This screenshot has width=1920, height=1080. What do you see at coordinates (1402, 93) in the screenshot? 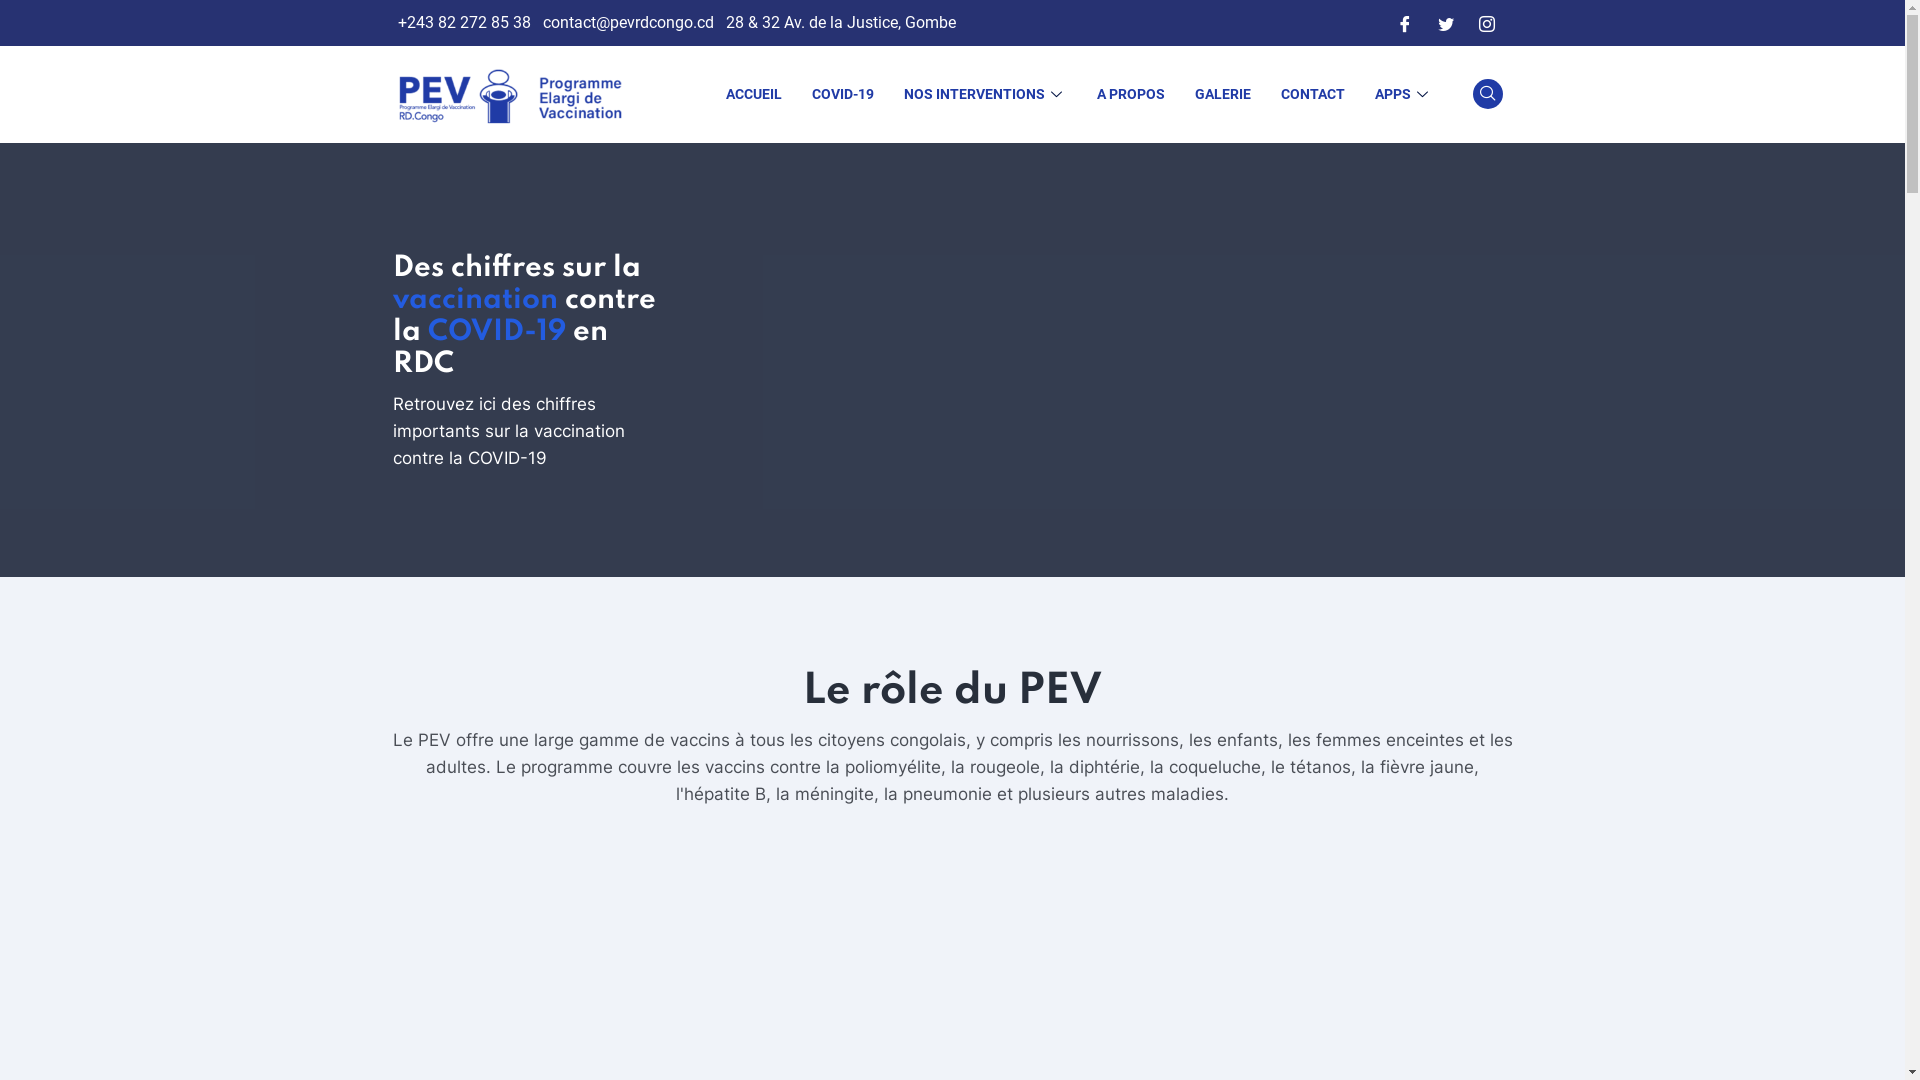
I see `'APPS'` at bounding box center [1402, 93].